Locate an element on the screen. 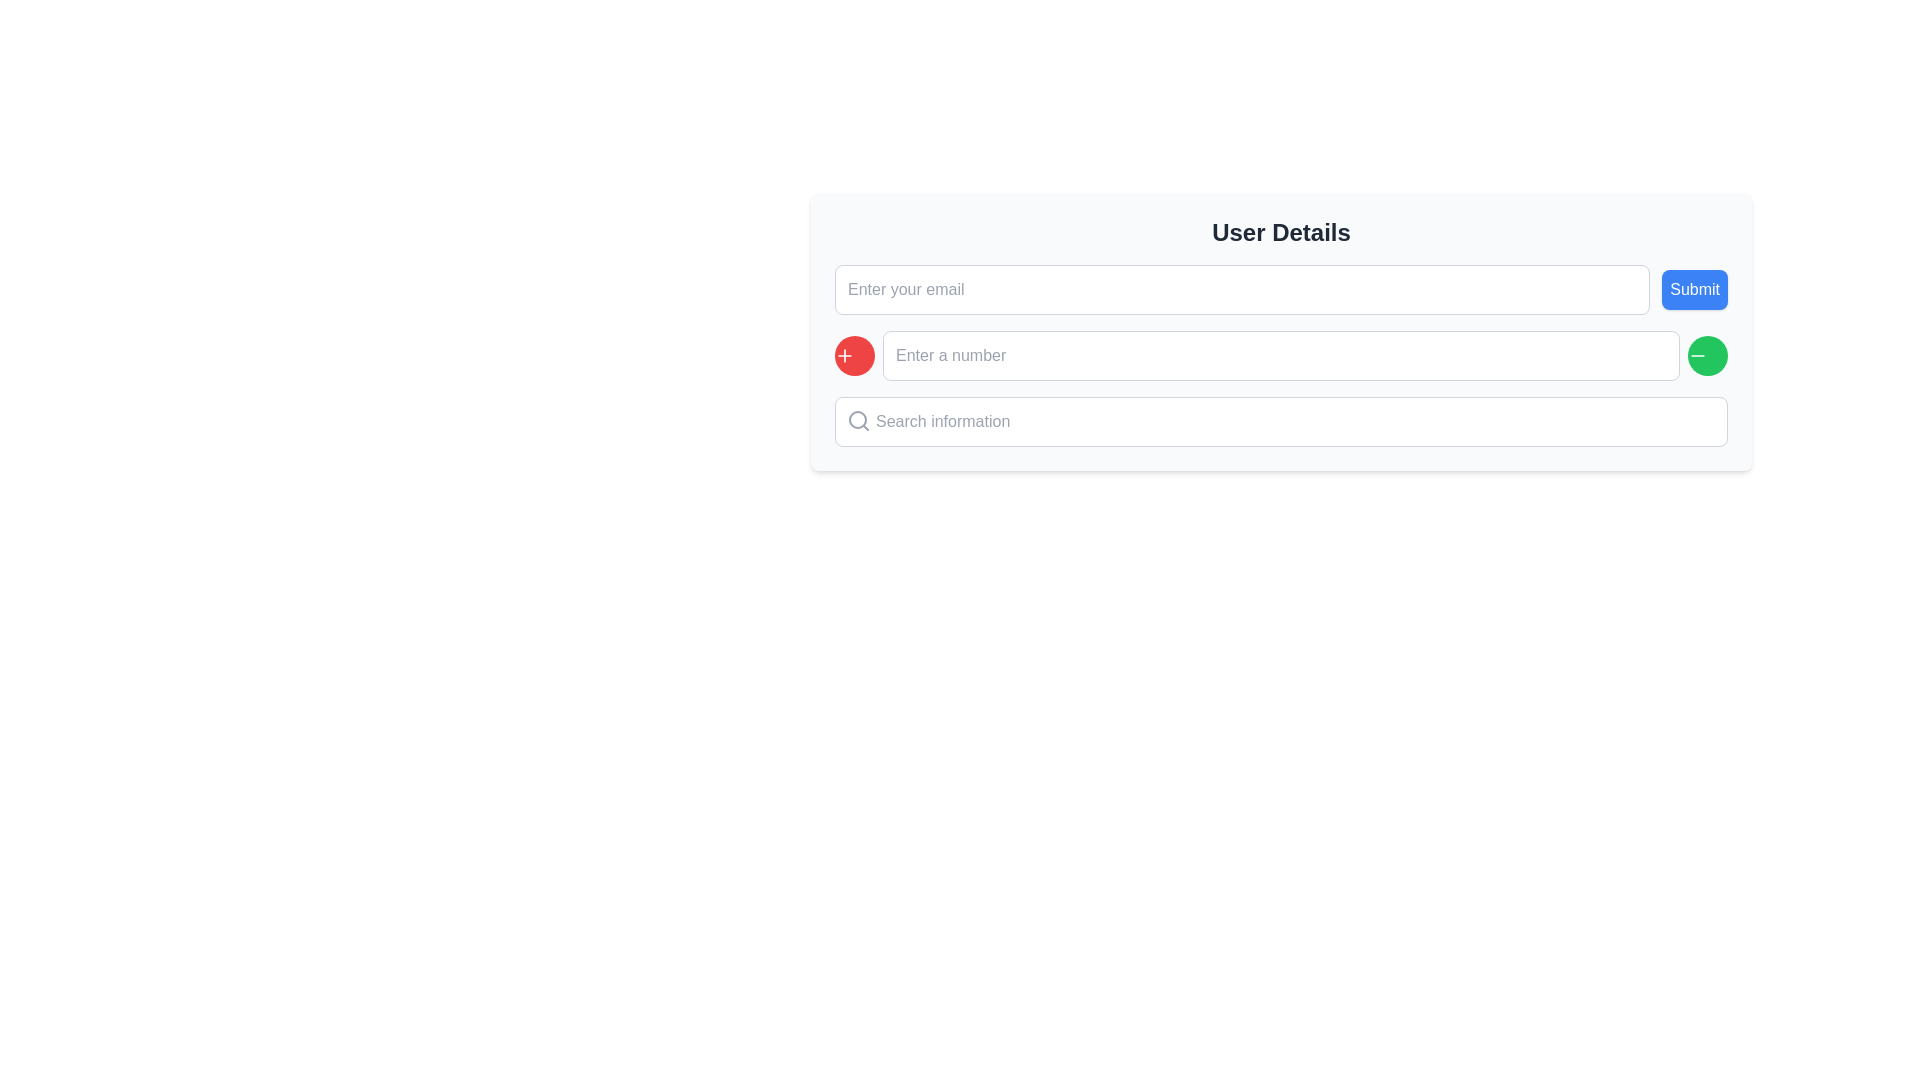 Image resolution: width=1920 pixels, height=1080 pixels. the text input field for email entry located beneath the 'User Details' header is located at coordinates (1281, 289).